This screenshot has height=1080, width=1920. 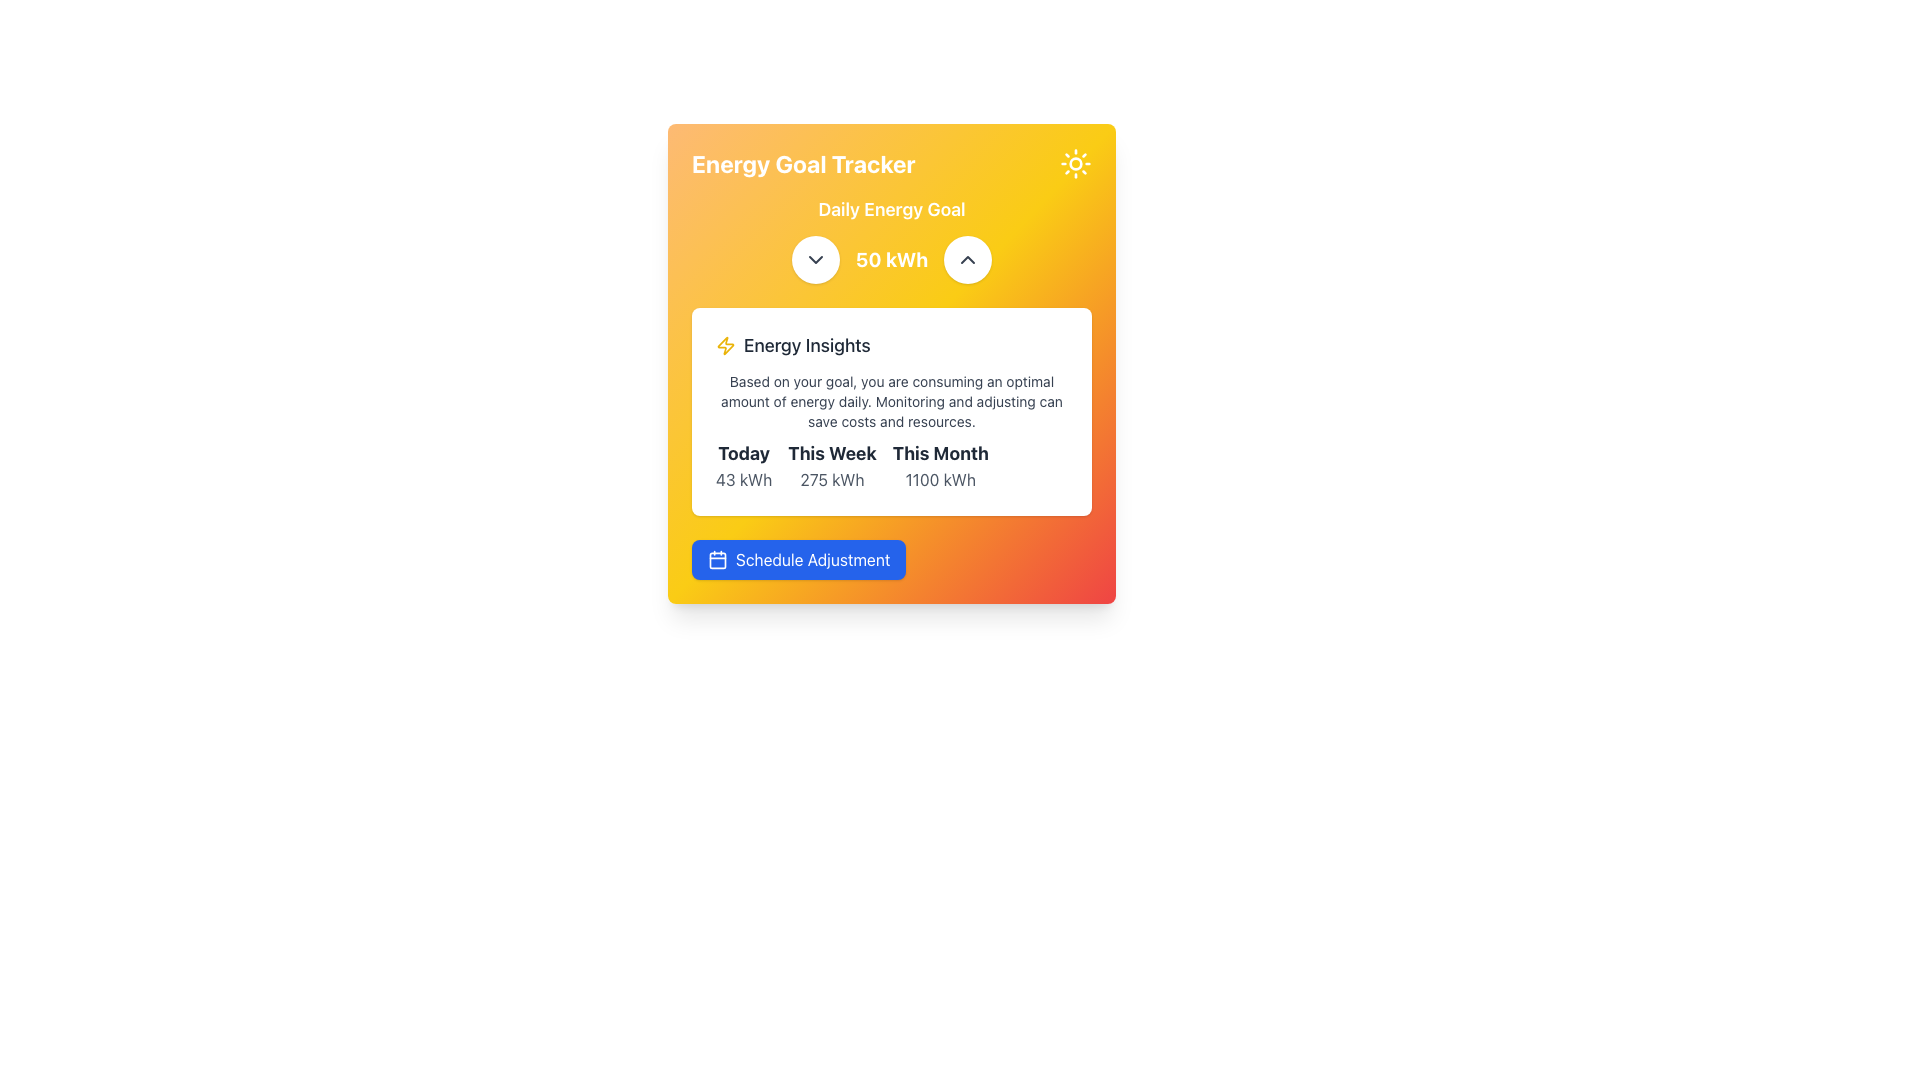 What do you see at coordinates (832, 466) in the screenshot?
I see `the Label displaying the summary of energy consumption for the current week in kilowatt-hours, located at the center of the 'Energy Insights' card` at bounding box center [832, 466].